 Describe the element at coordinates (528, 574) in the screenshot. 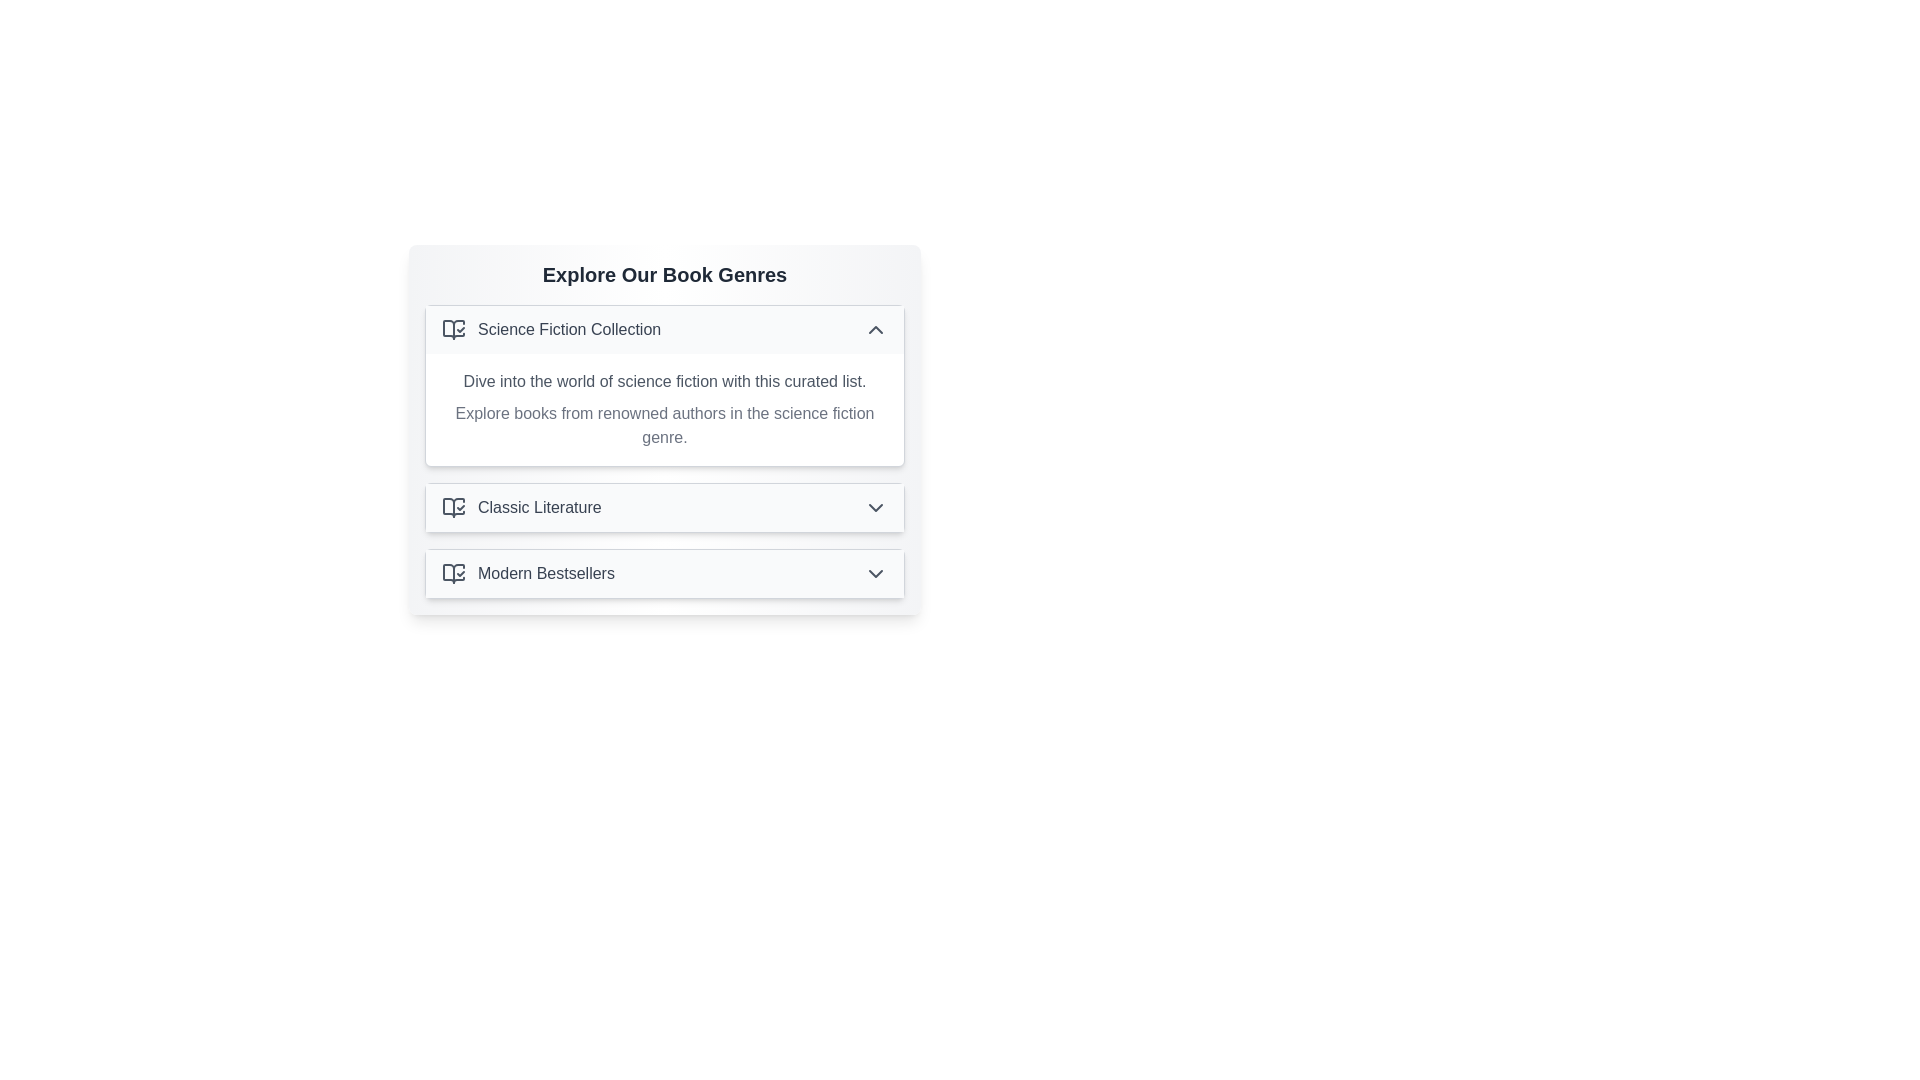

I see `the text 'Modern Bestsellers' in the list item that includes an icon of an open book with a check mark, located under the heading 'Explore Our Book Genres'` at that location.